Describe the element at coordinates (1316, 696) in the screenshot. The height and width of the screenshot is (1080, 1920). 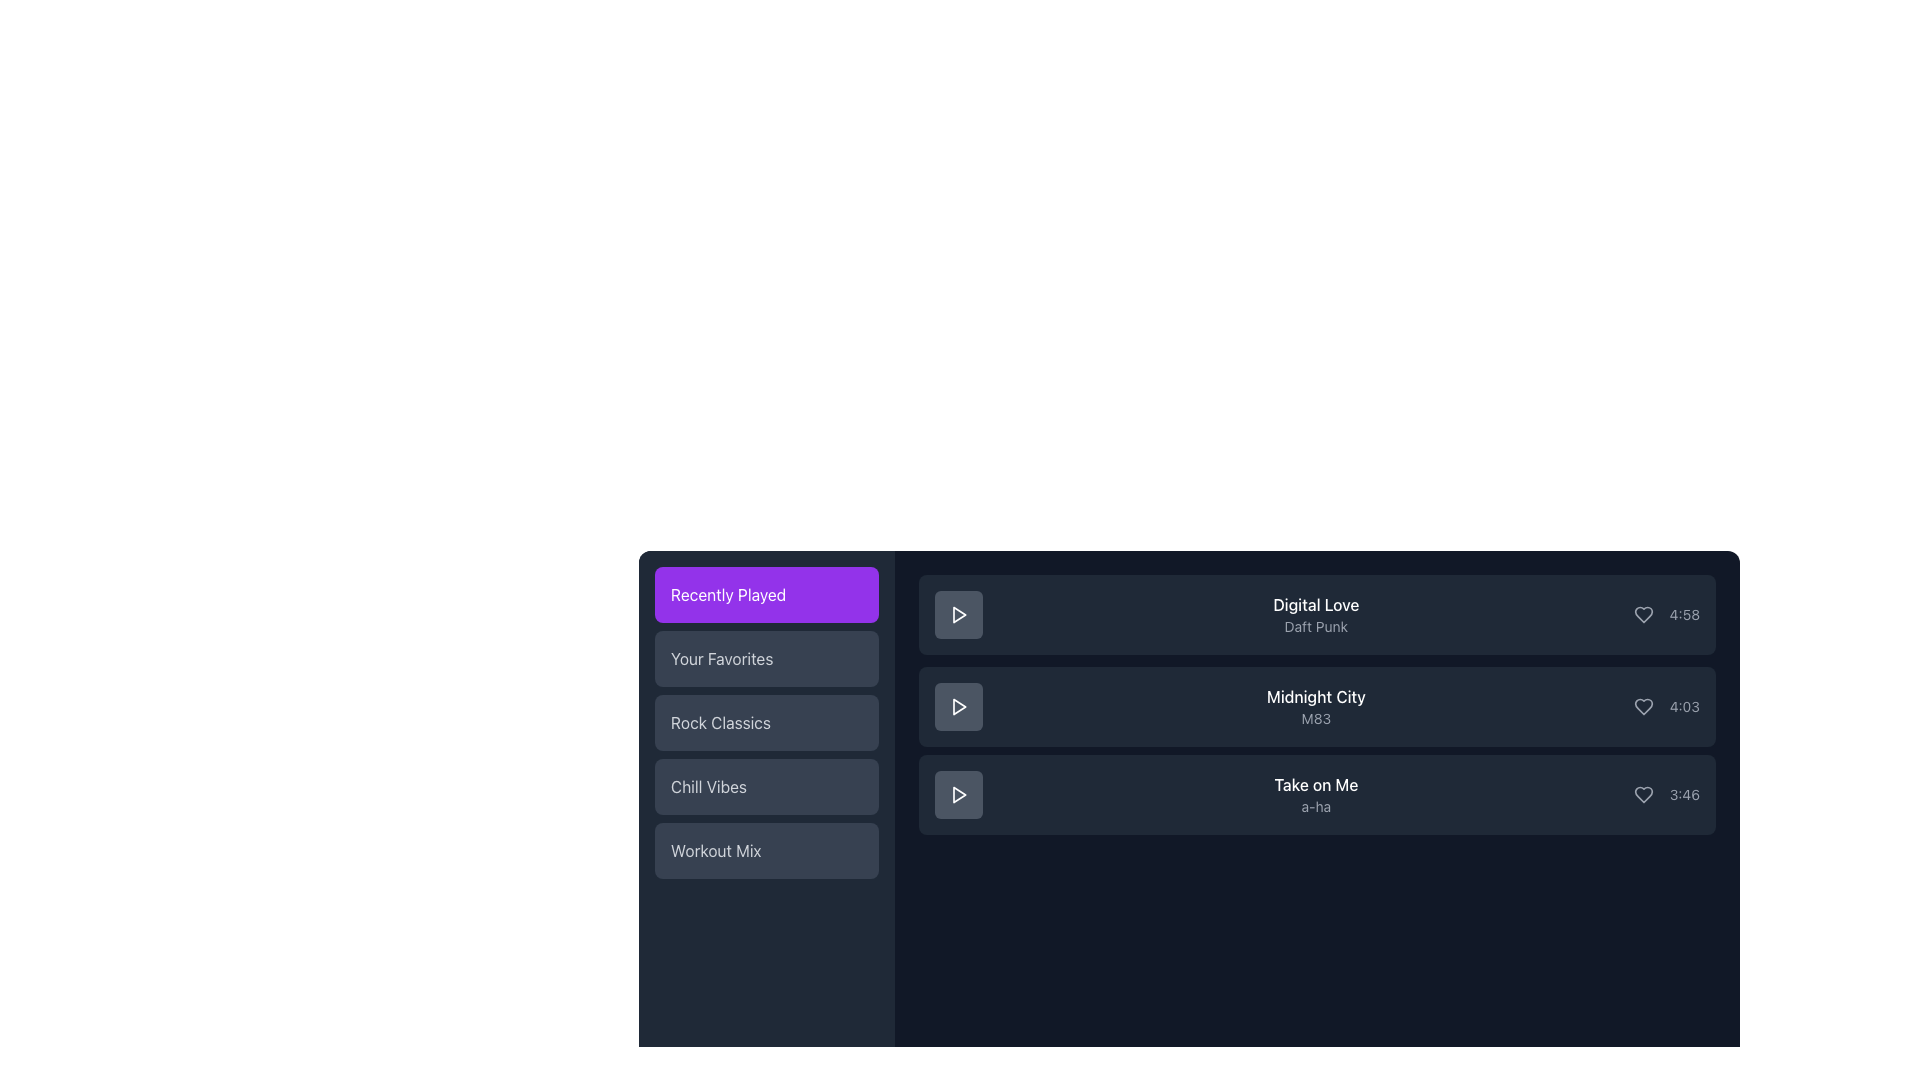
I see `the text label displaying 'Midnight City', which is prominently styled in bold white font against a dark background, indicating the title of a music item in a playlist` at that location.